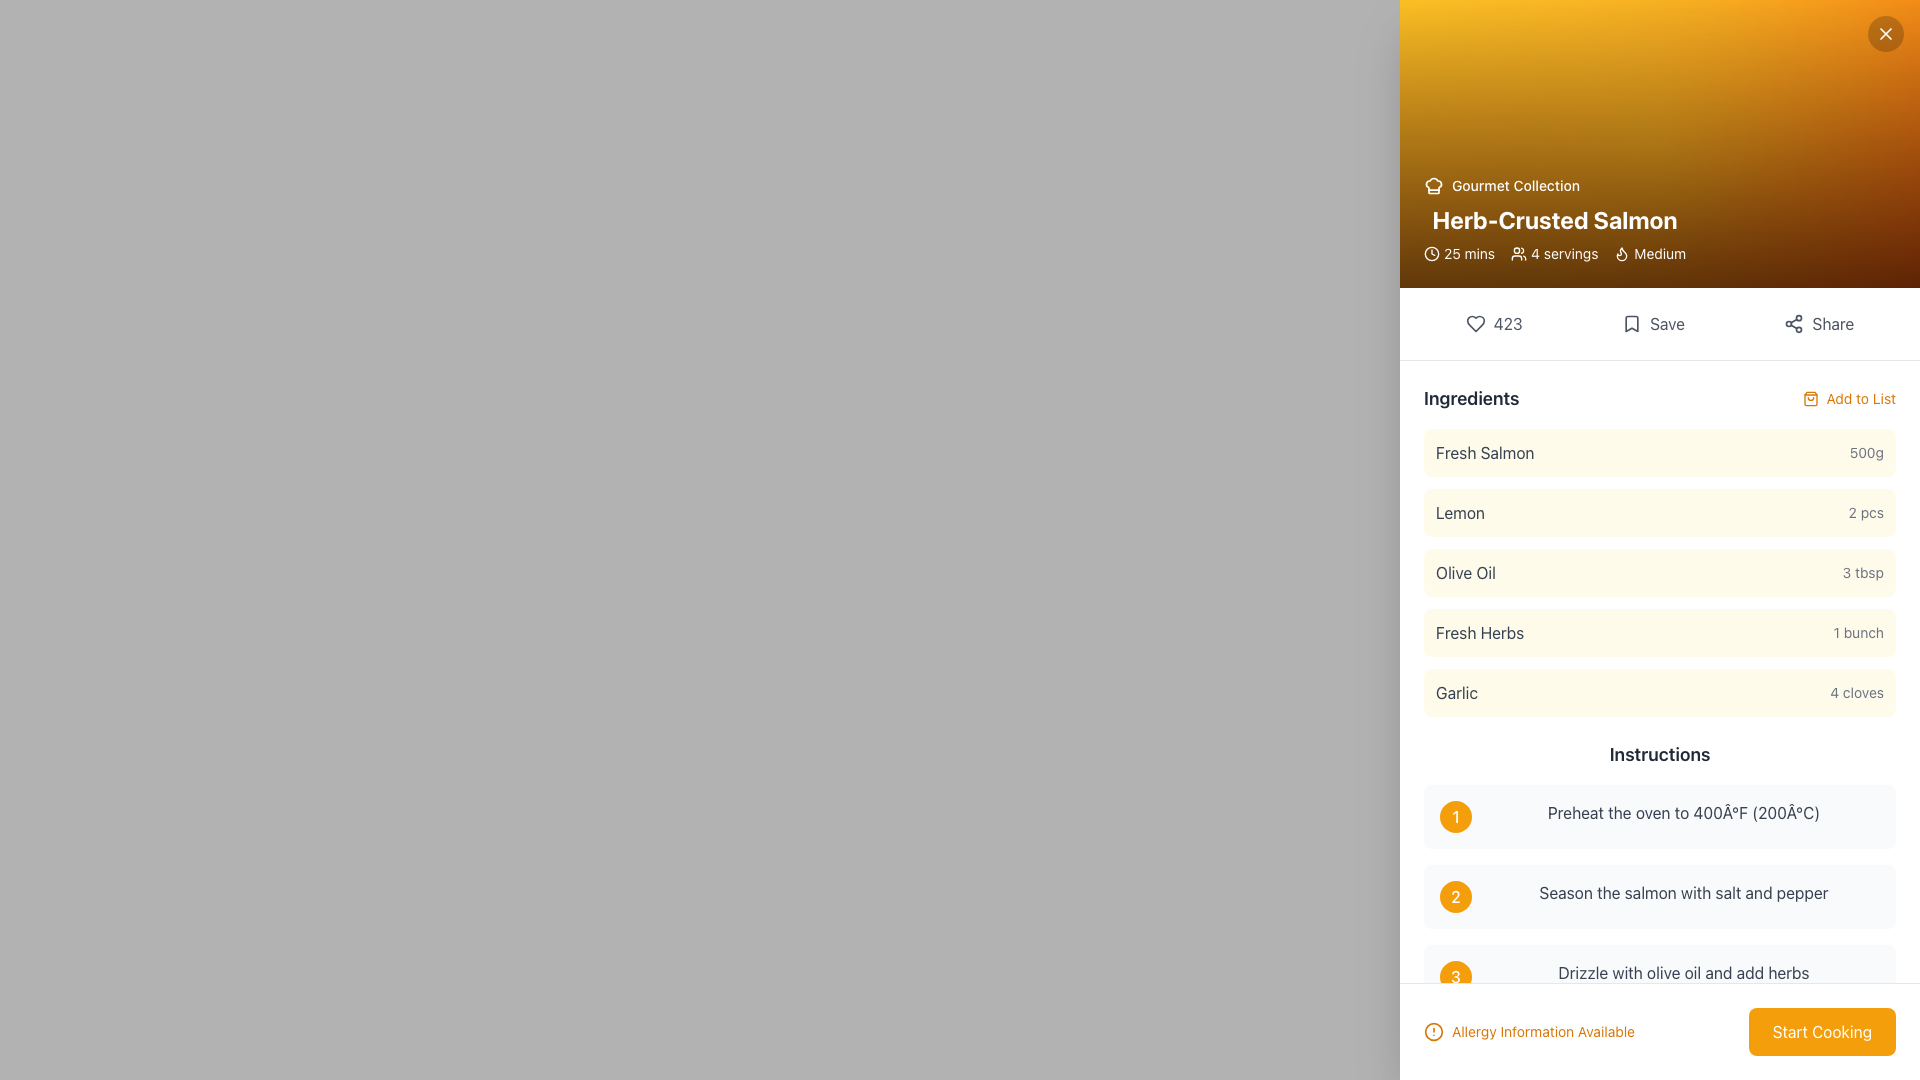 The width and height of the screenshot is (1920, 1080). What do you see at coordinates (1794, 323) in the screenshot?
I see `the icon button resembling three interconnected circles, styled in dark gray, located next to the 'Share' text in the upper-right section of the interface` at bounding box center [1794, 323].